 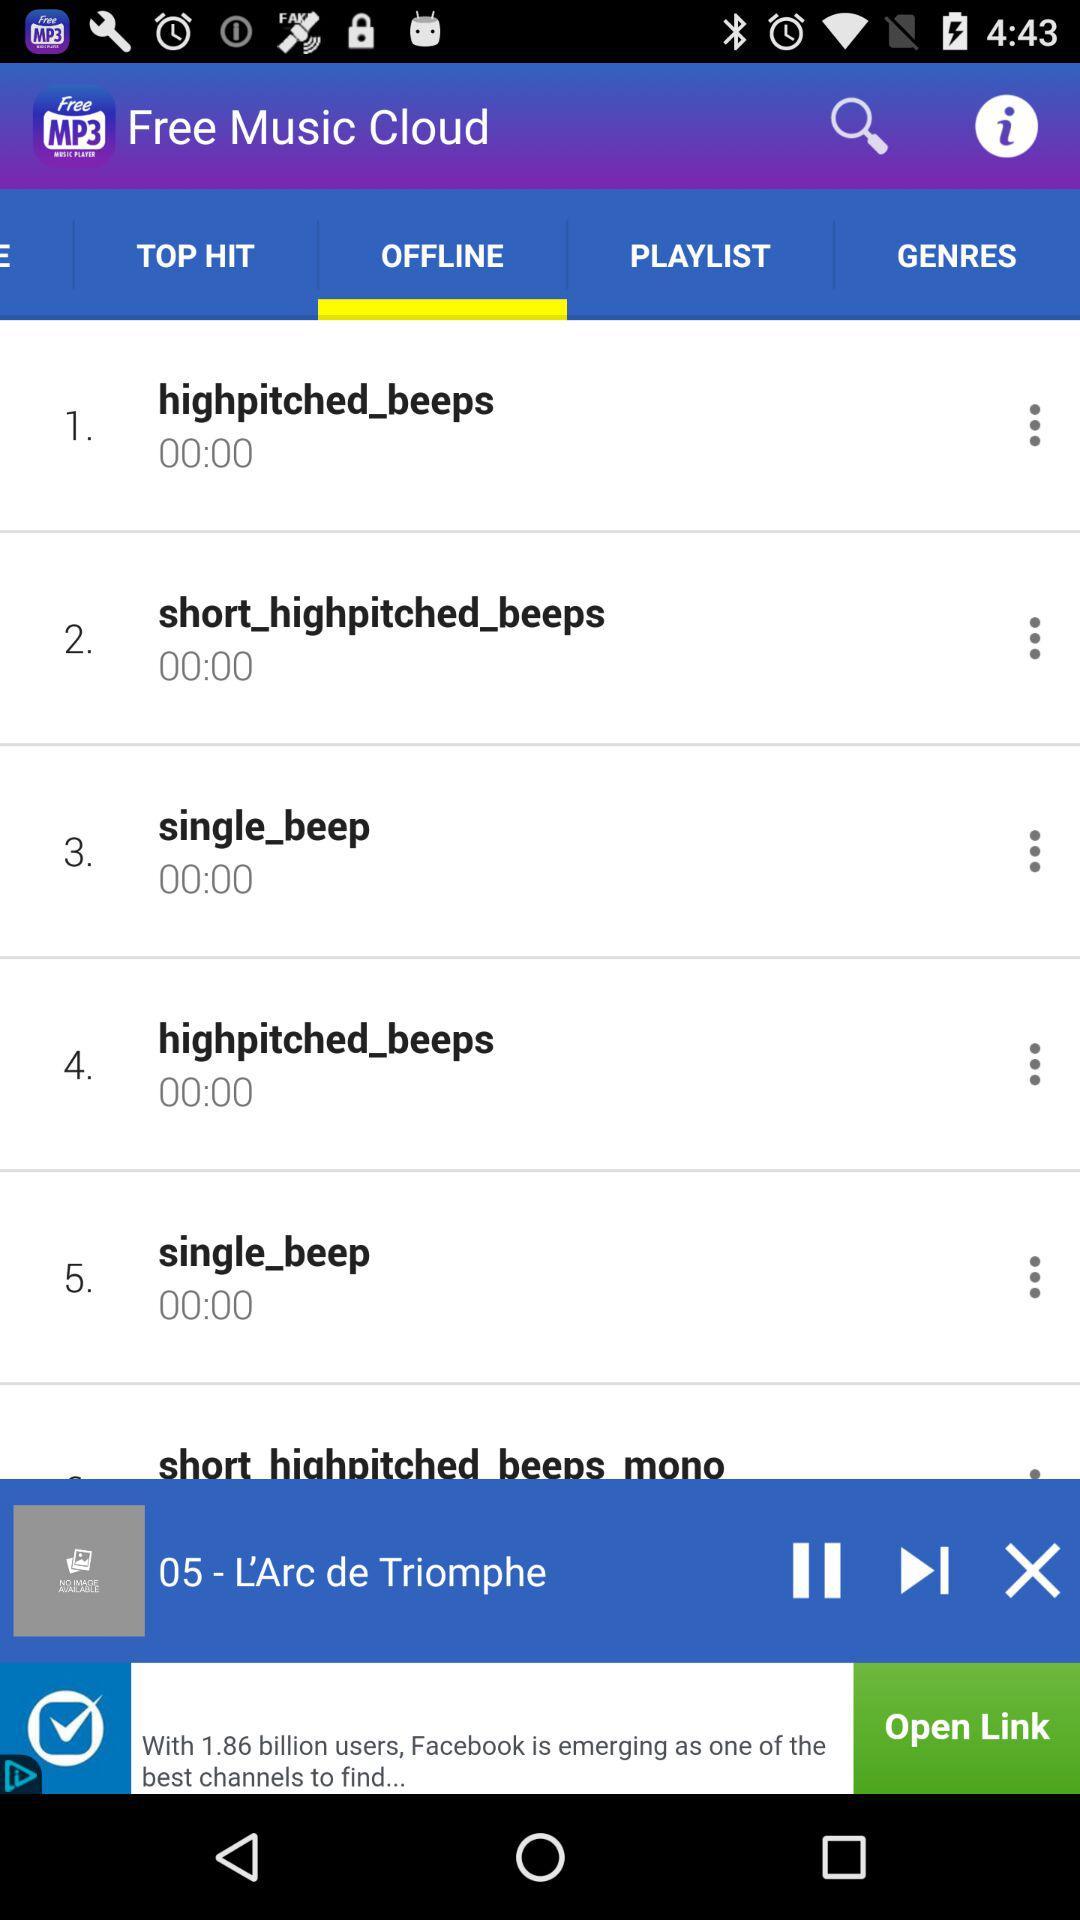 What do you see at coordinates (1032, 1569) in the screenshot?
I see `song` at bounding box center [1032, 1569].